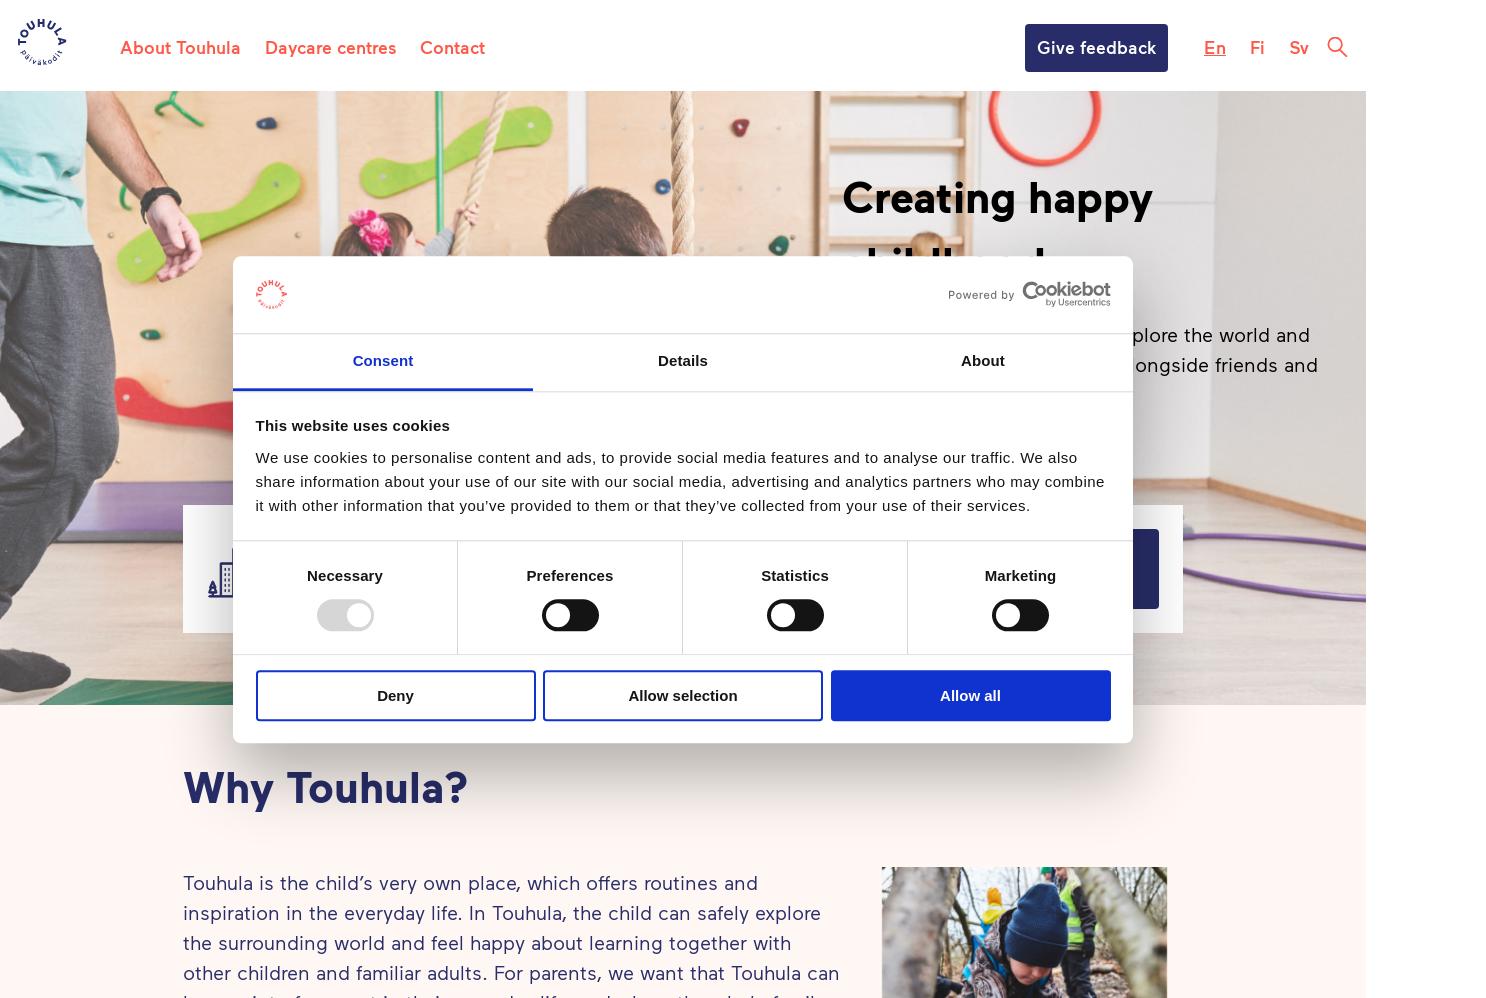  Describe the element at coordinates (1095, 46) in the screenshot. I see `'Give feedback'` at that location.